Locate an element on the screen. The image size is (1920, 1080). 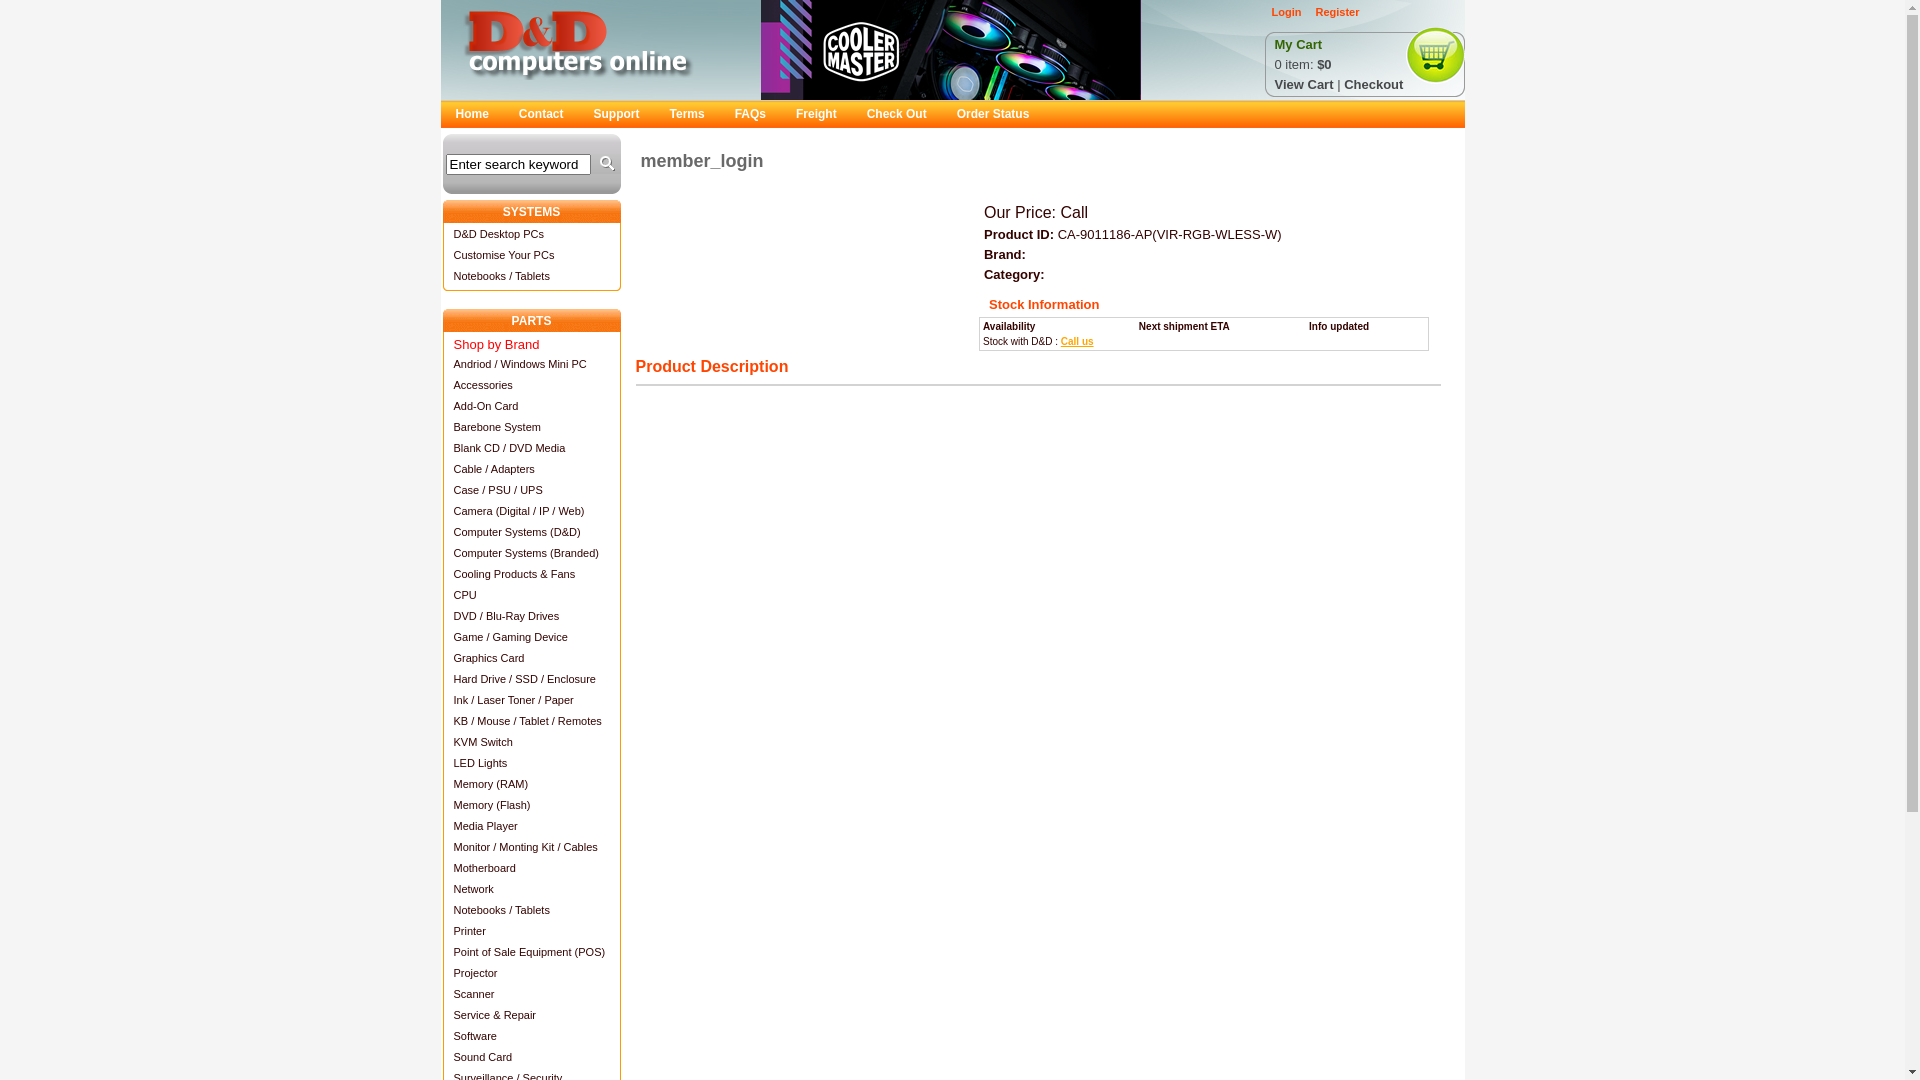
'Computer Systems (Branded)' is located at coordinates (531, 552).